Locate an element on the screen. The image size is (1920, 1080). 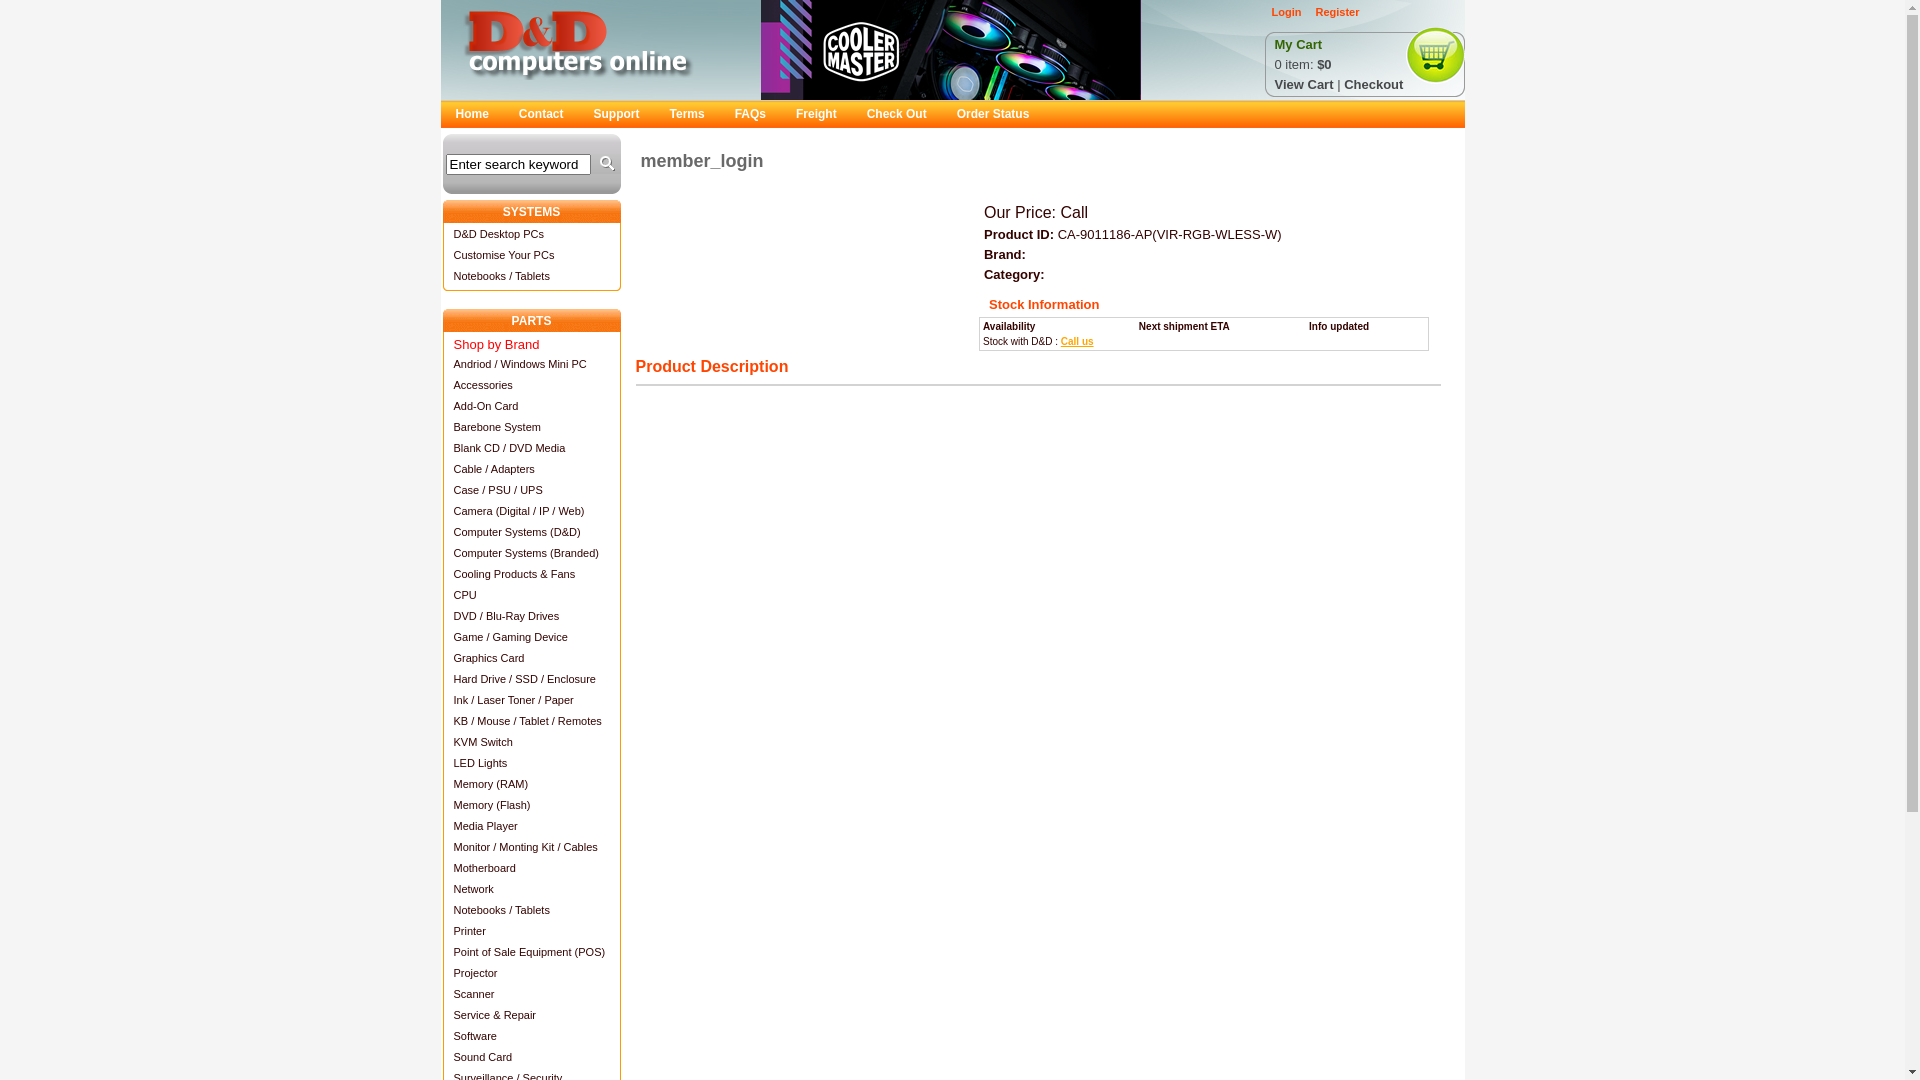
'Computer Systems (Branded)' is located at coordinates (531, 552).